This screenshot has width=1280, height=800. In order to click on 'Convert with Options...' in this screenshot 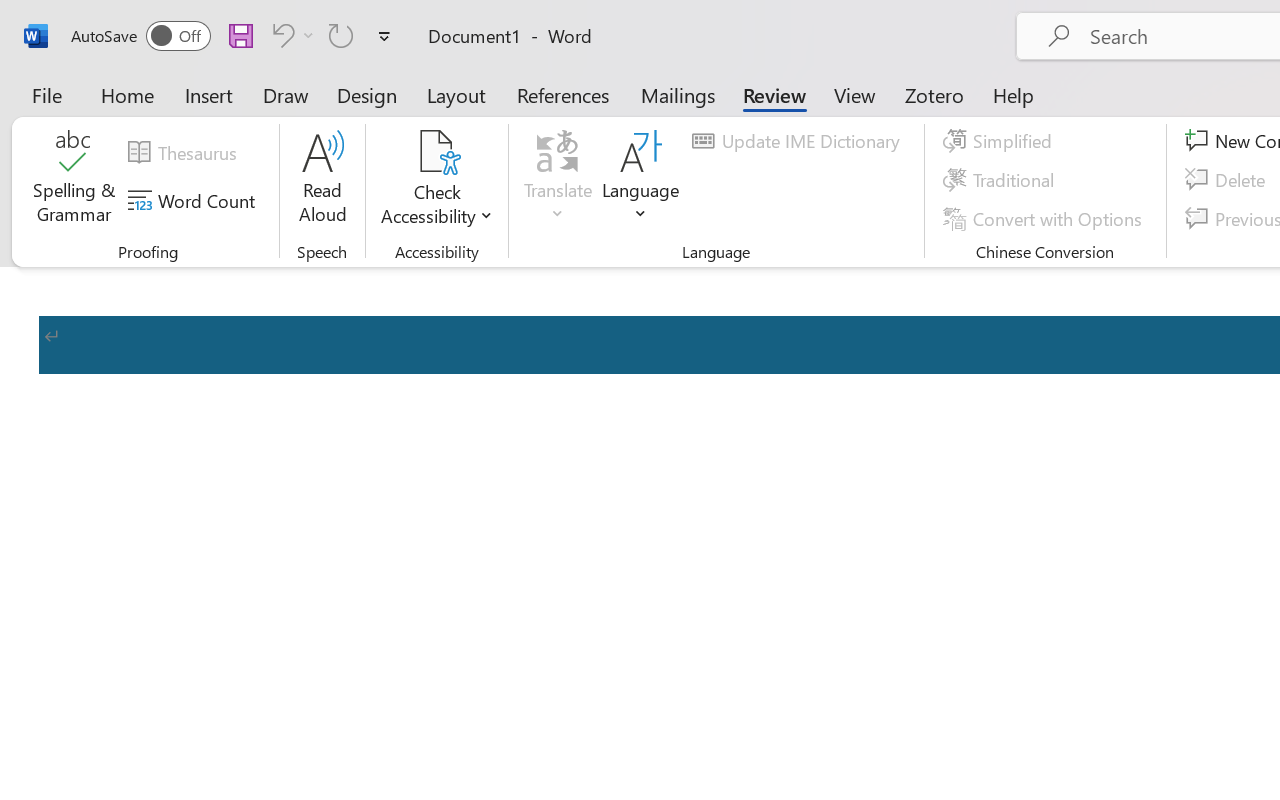, I will do `click(1044, 218)`.